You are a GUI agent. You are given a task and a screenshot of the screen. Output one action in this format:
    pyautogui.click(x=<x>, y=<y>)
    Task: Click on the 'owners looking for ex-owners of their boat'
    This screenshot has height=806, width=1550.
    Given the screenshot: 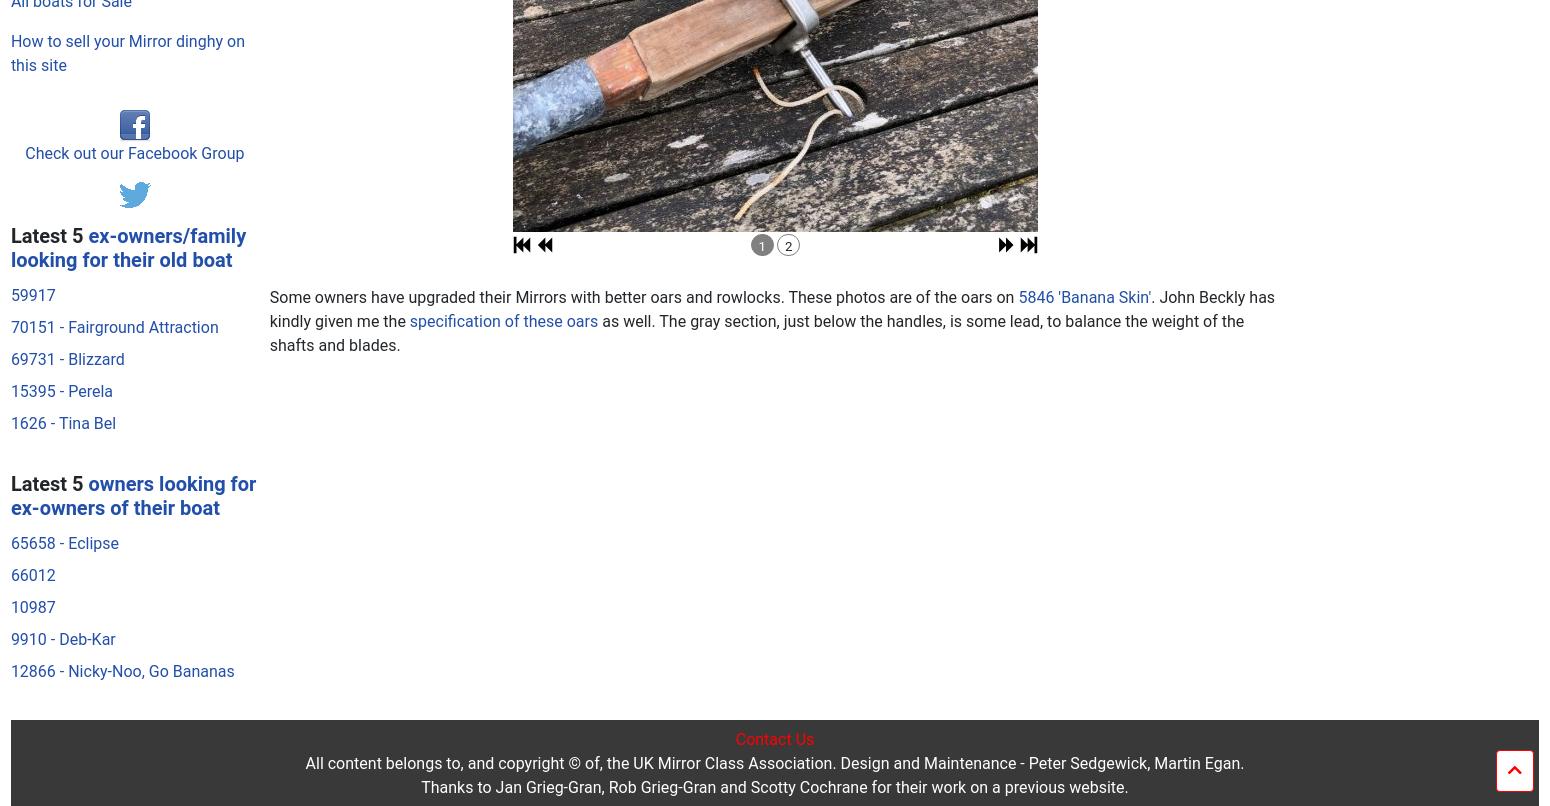 What is the action you would take?
    pyautogui.click(x=132, y=107)
    